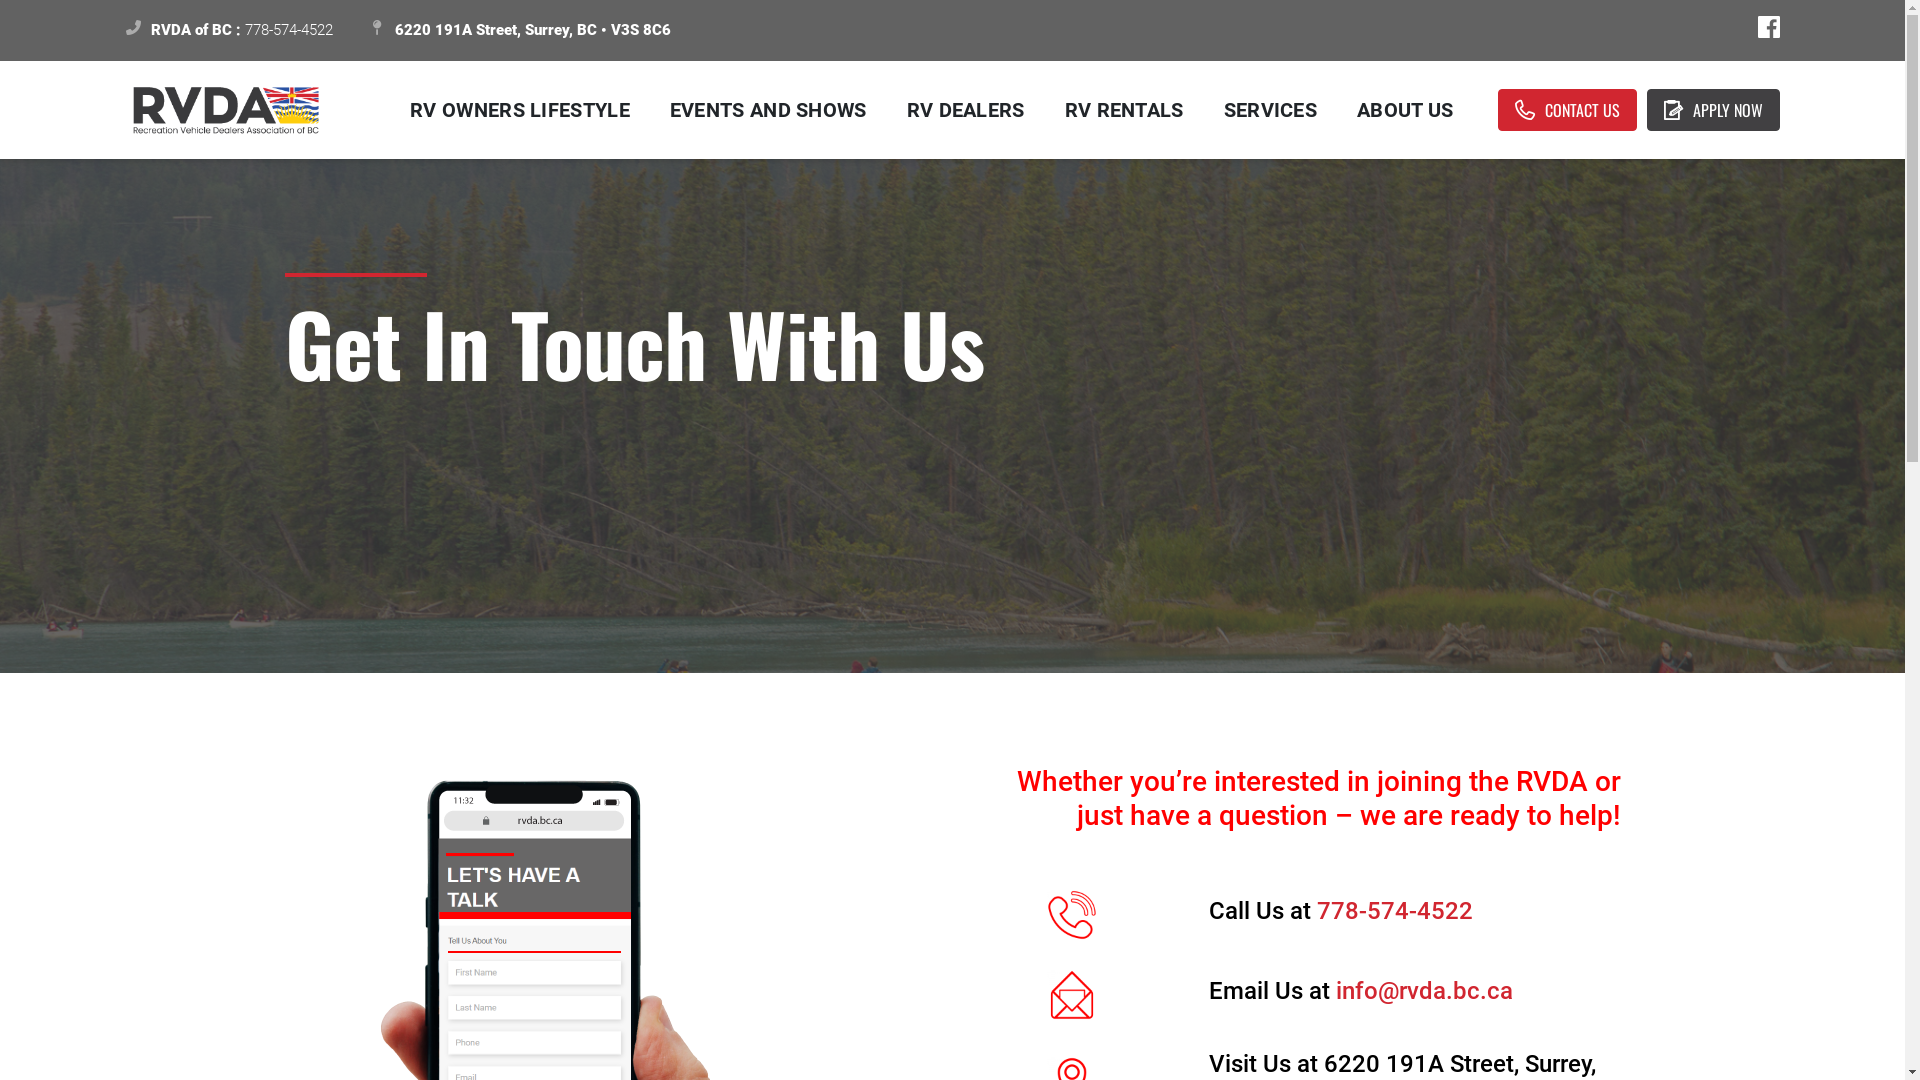 The width and height of the screenshot is (1920, 1080). Describe the element at coordinates (1711, 110) in the screenshot. I see `'APPLY NOW'` at that location.